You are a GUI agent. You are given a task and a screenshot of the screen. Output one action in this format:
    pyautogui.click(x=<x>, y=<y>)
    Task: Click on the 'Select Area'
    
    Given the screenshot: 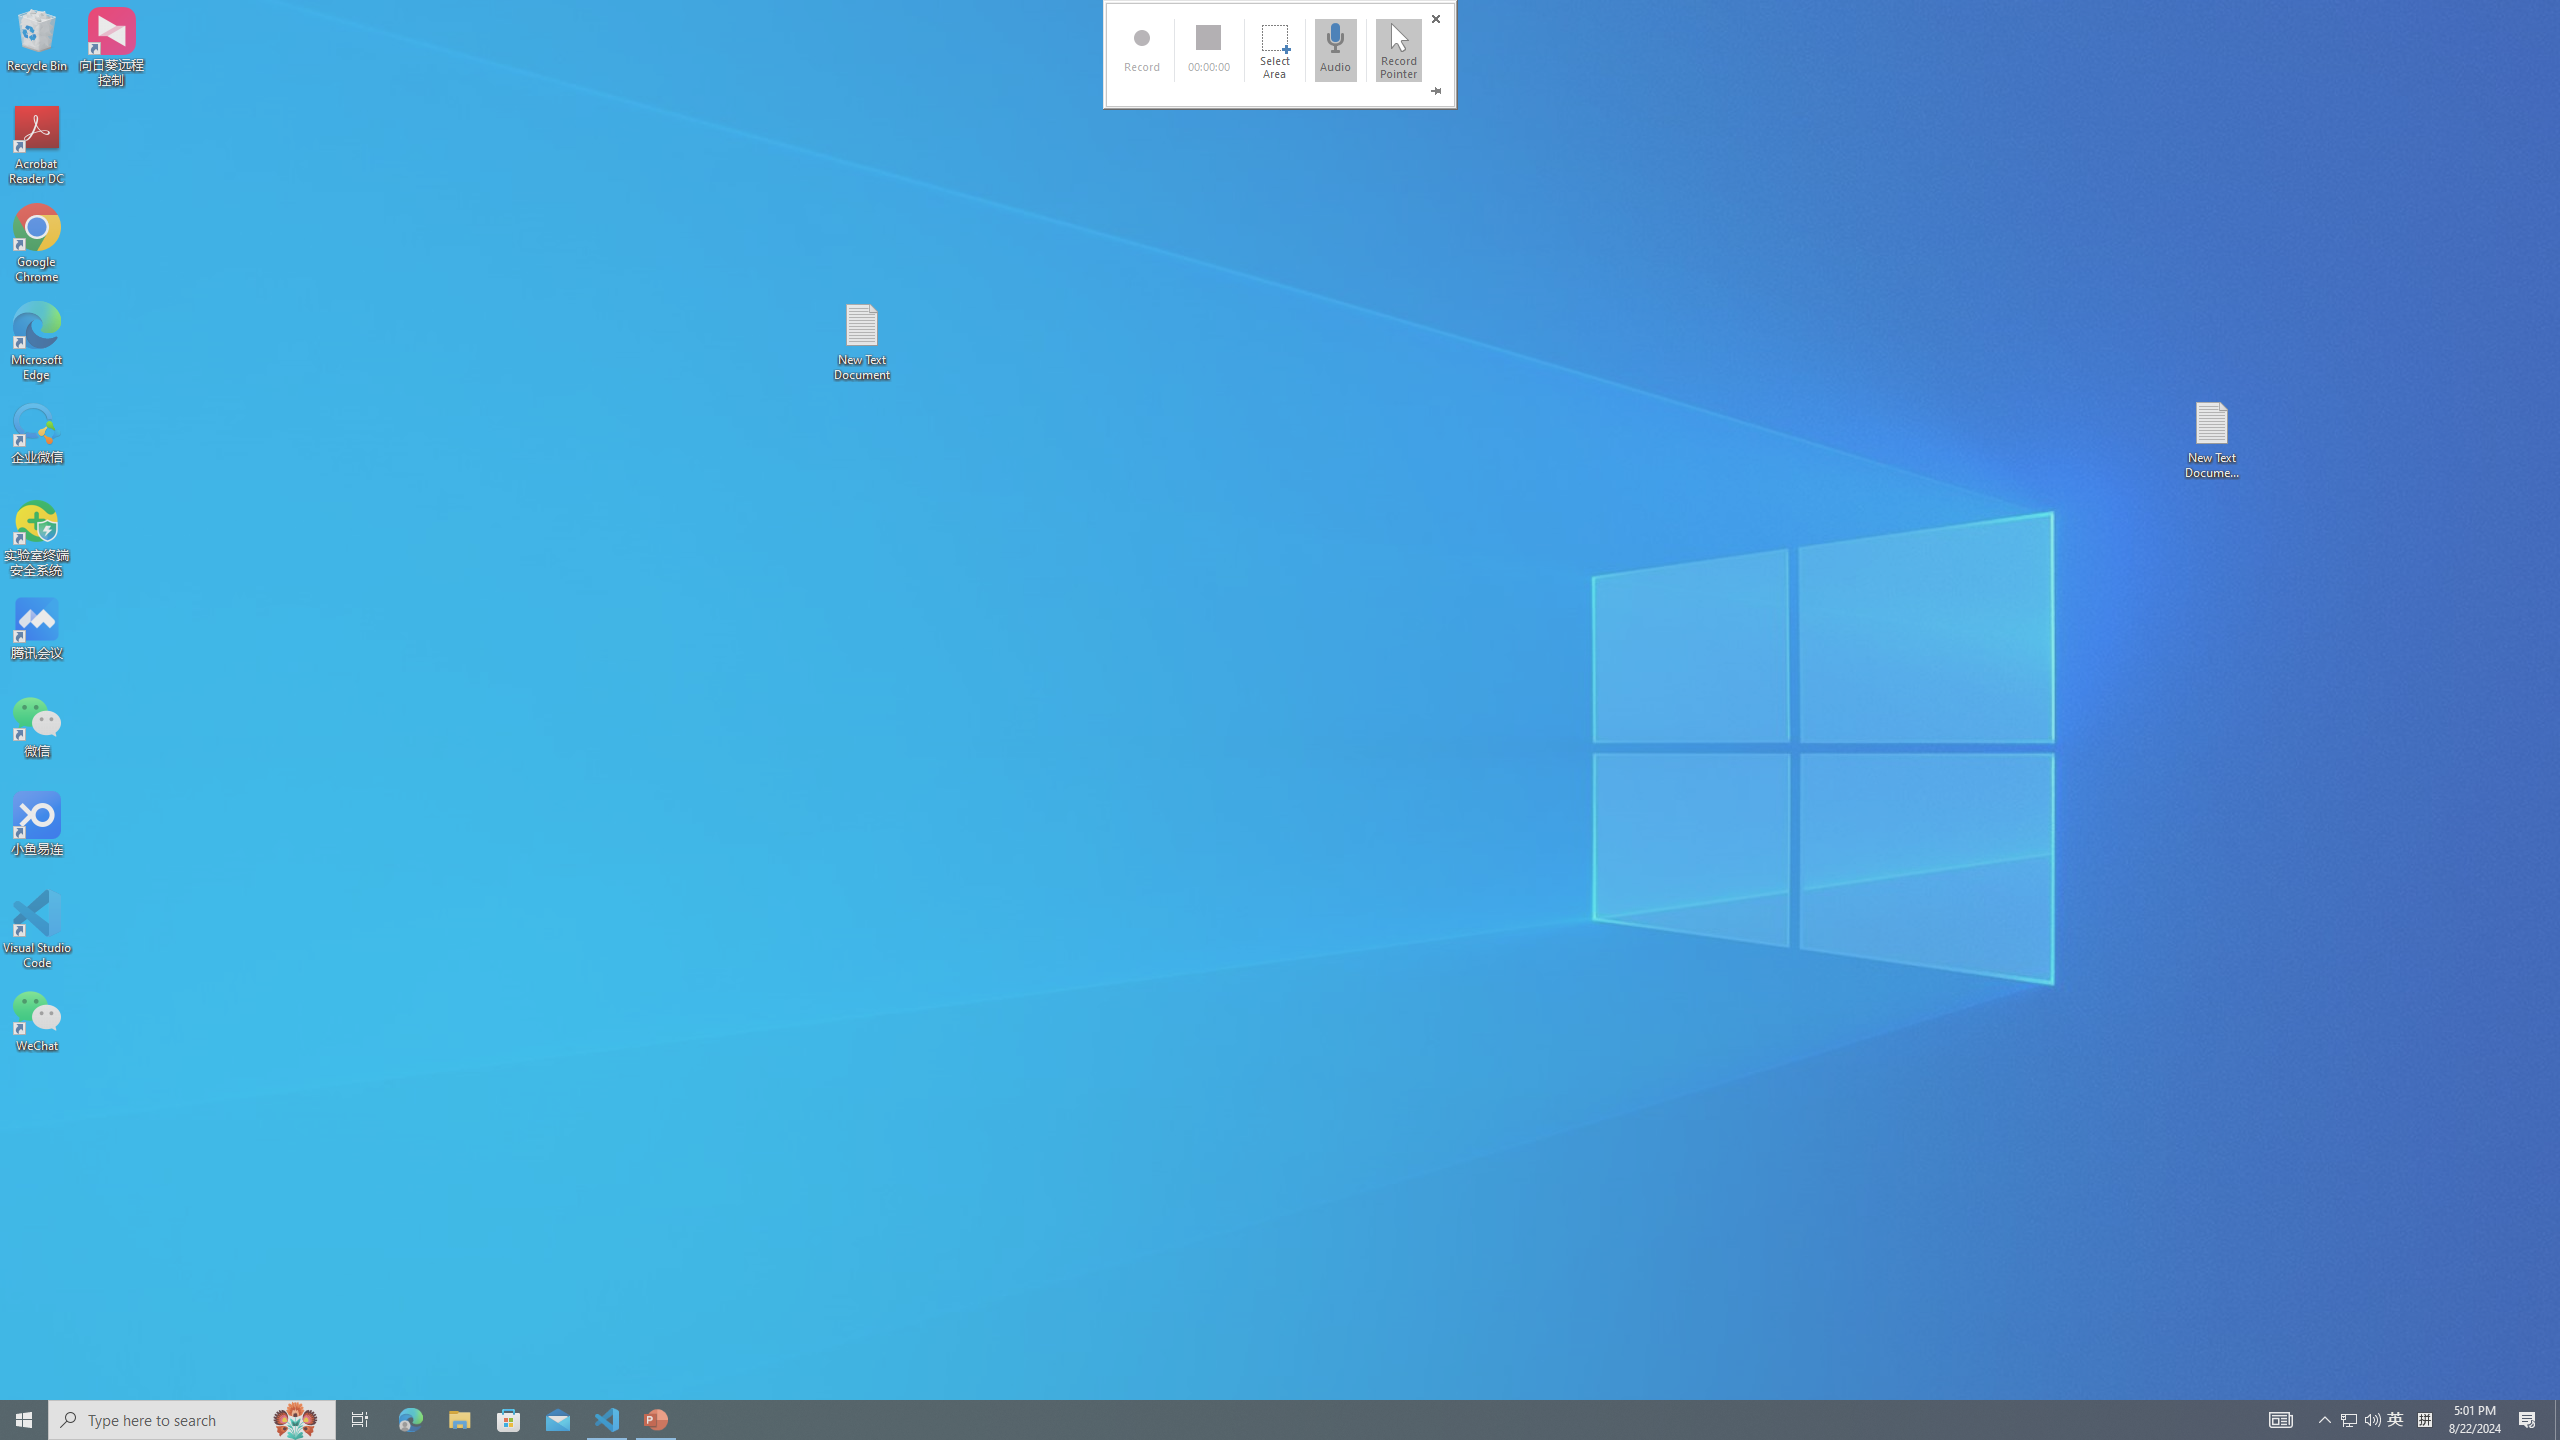 What is the action you would take?
    pyautogui.click(x=1273, y=49)
    